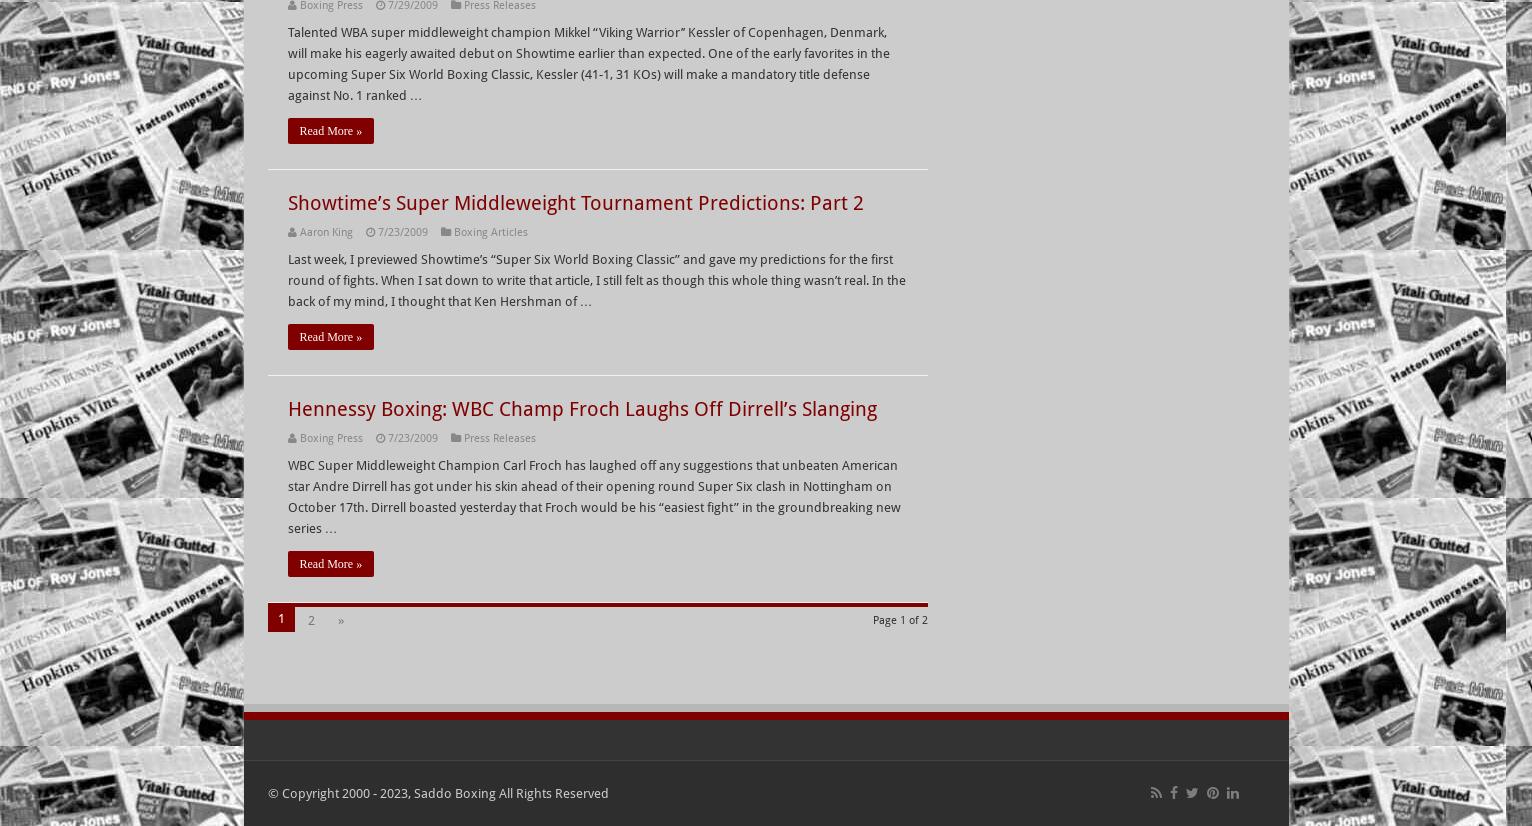 Image resolution: width=1532 pixels, height=826 pixels. I want to click on 'Showtime’s Super Middleweight Tournament Predictions: Part 2', so click(573, 203).